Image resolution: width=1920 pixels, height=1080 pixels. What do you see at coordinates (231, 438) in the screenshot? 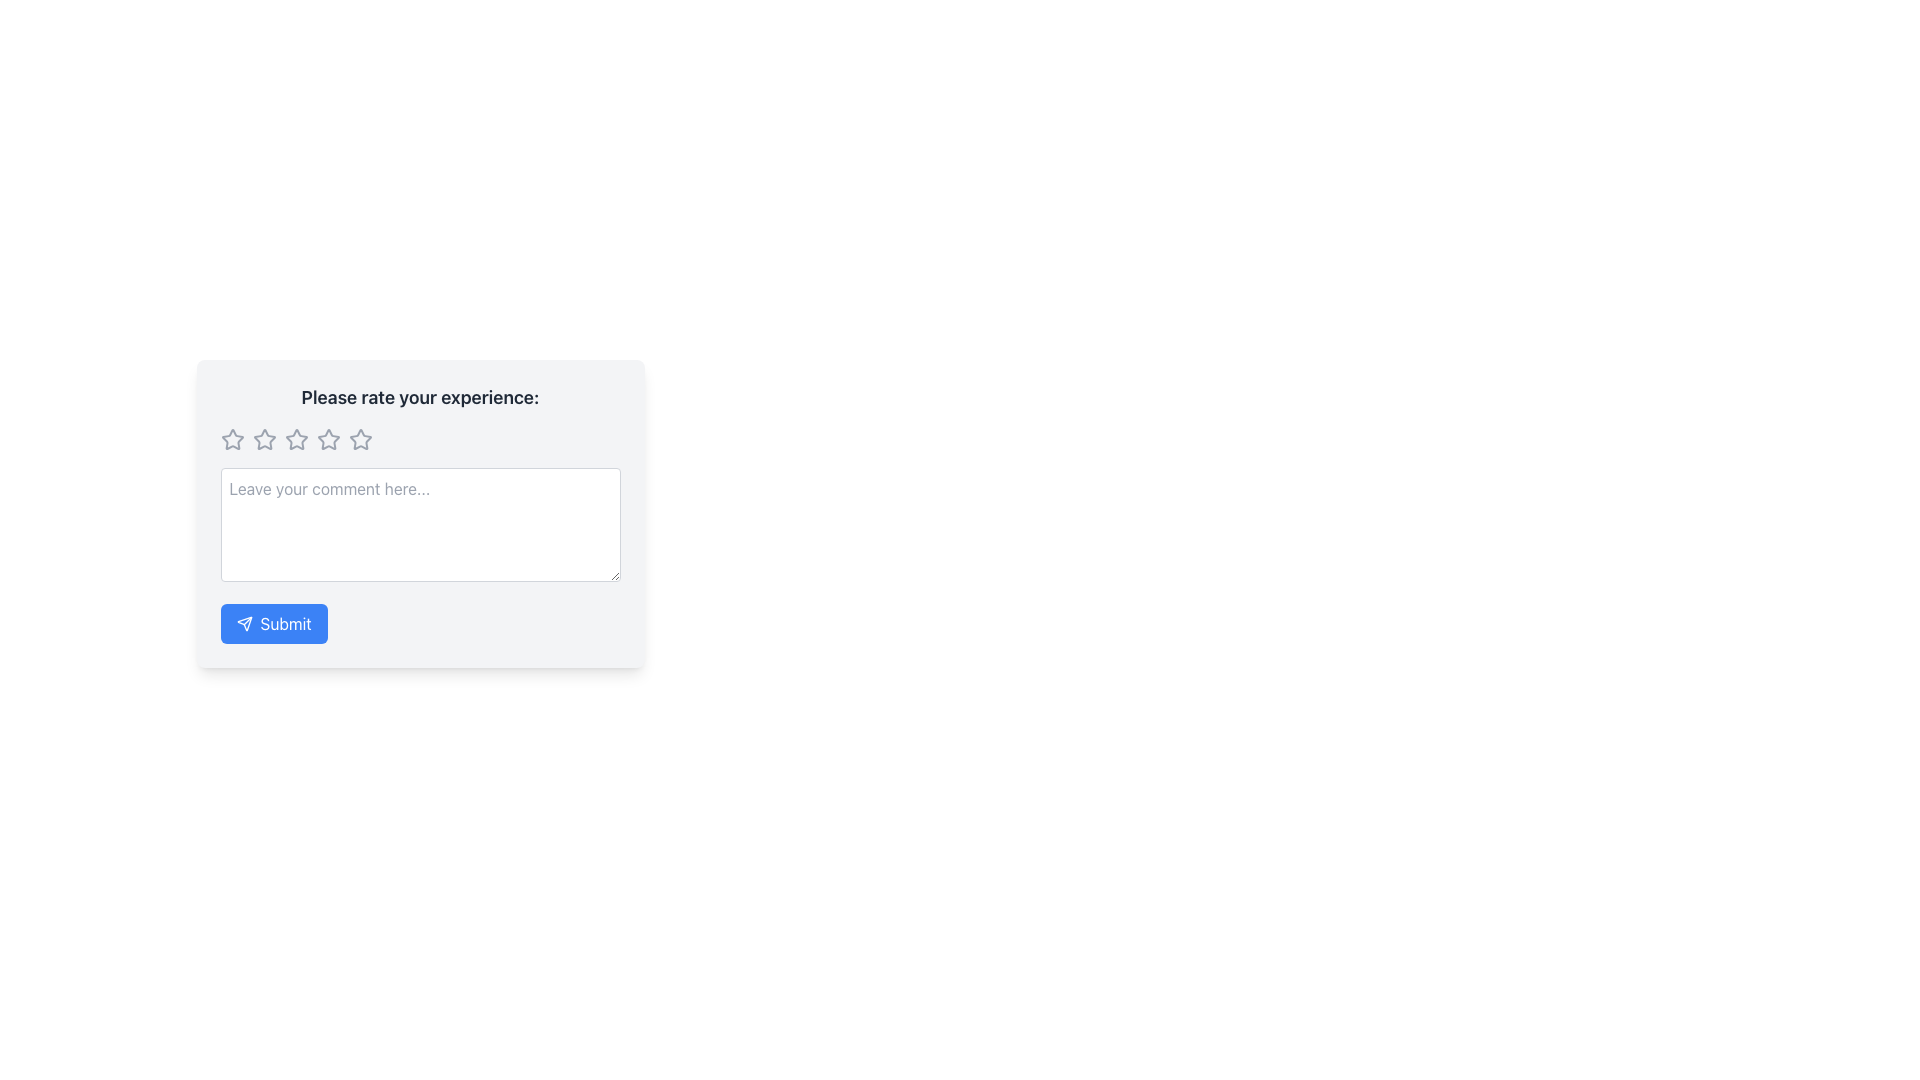
I see `the first star icon to rate your experience in the rating interface above the text input box` at bounding box center [231, 438].